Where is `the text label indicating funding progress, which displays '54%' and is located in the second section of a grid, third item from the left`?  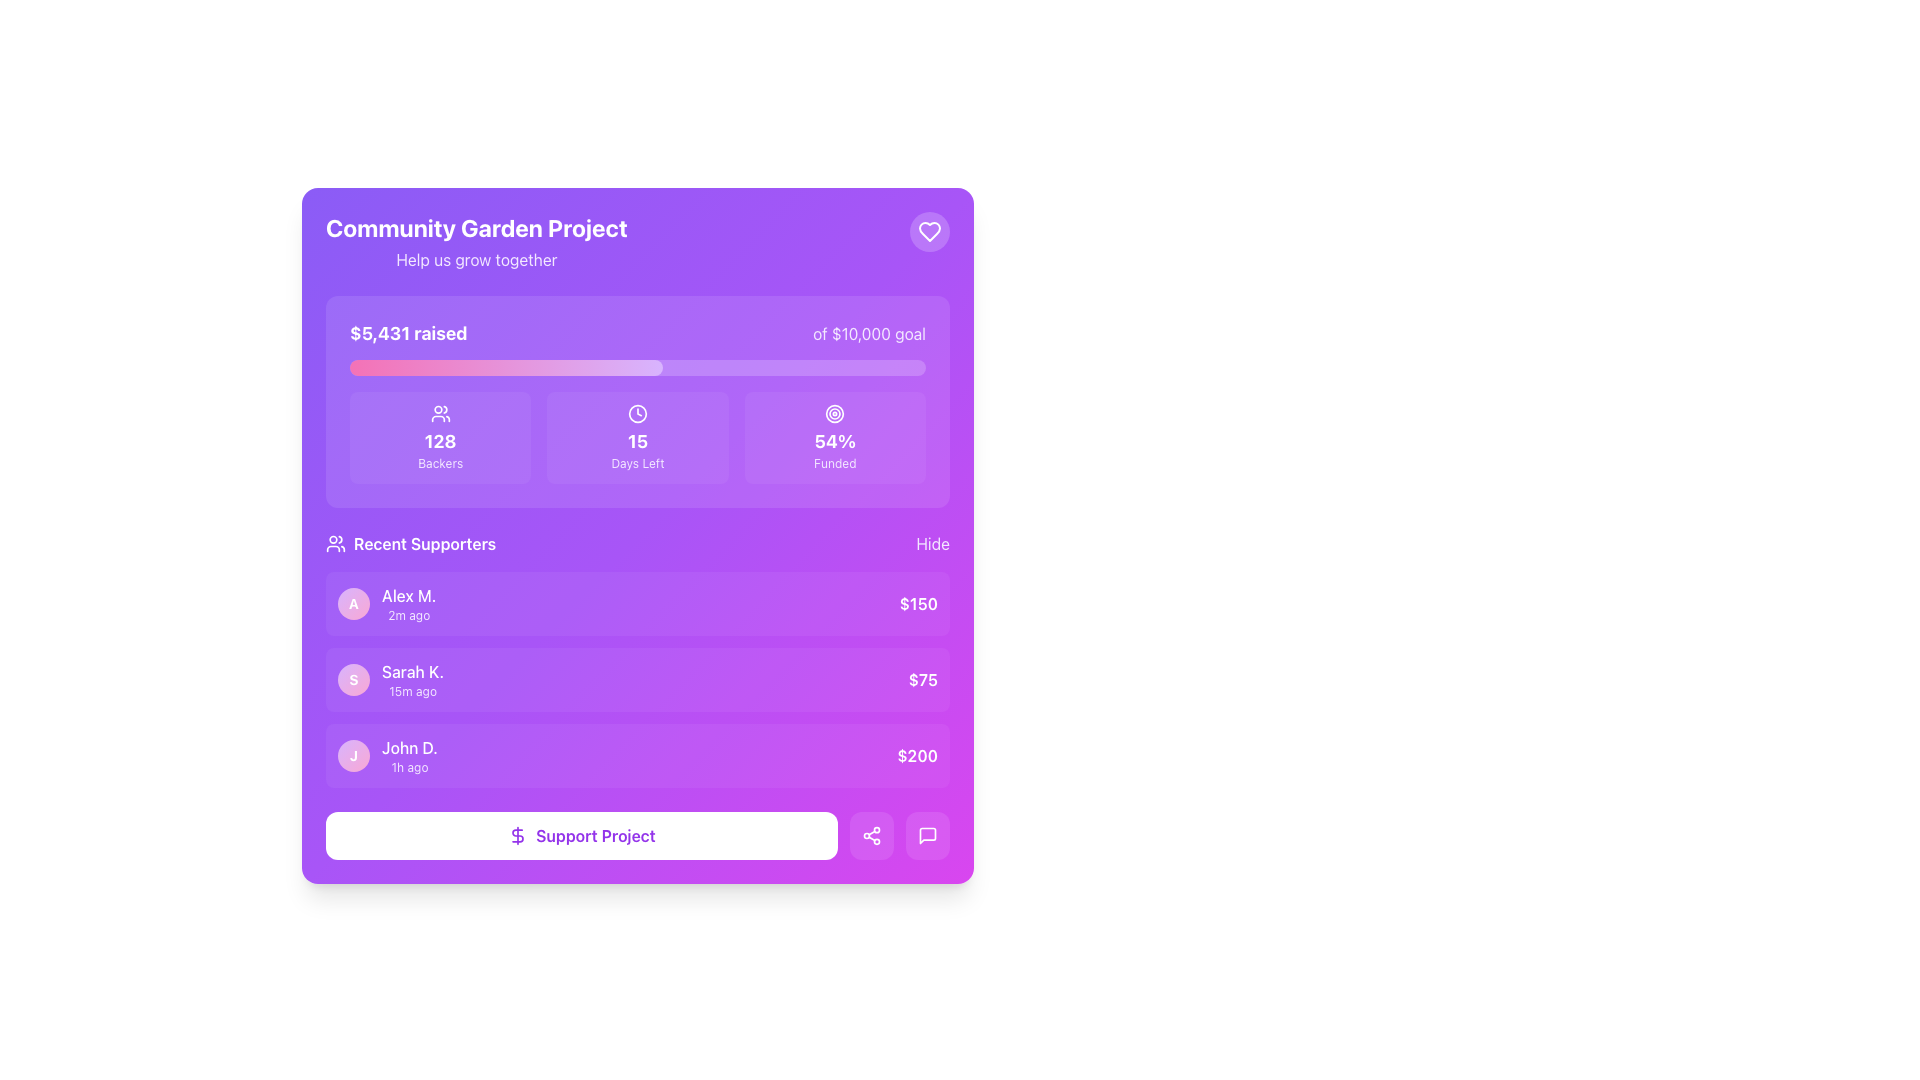 the text label indicating funding progress, which displays '54%' and is located in the second section of a grid, third item from the left is located at coordinates (835, 441).